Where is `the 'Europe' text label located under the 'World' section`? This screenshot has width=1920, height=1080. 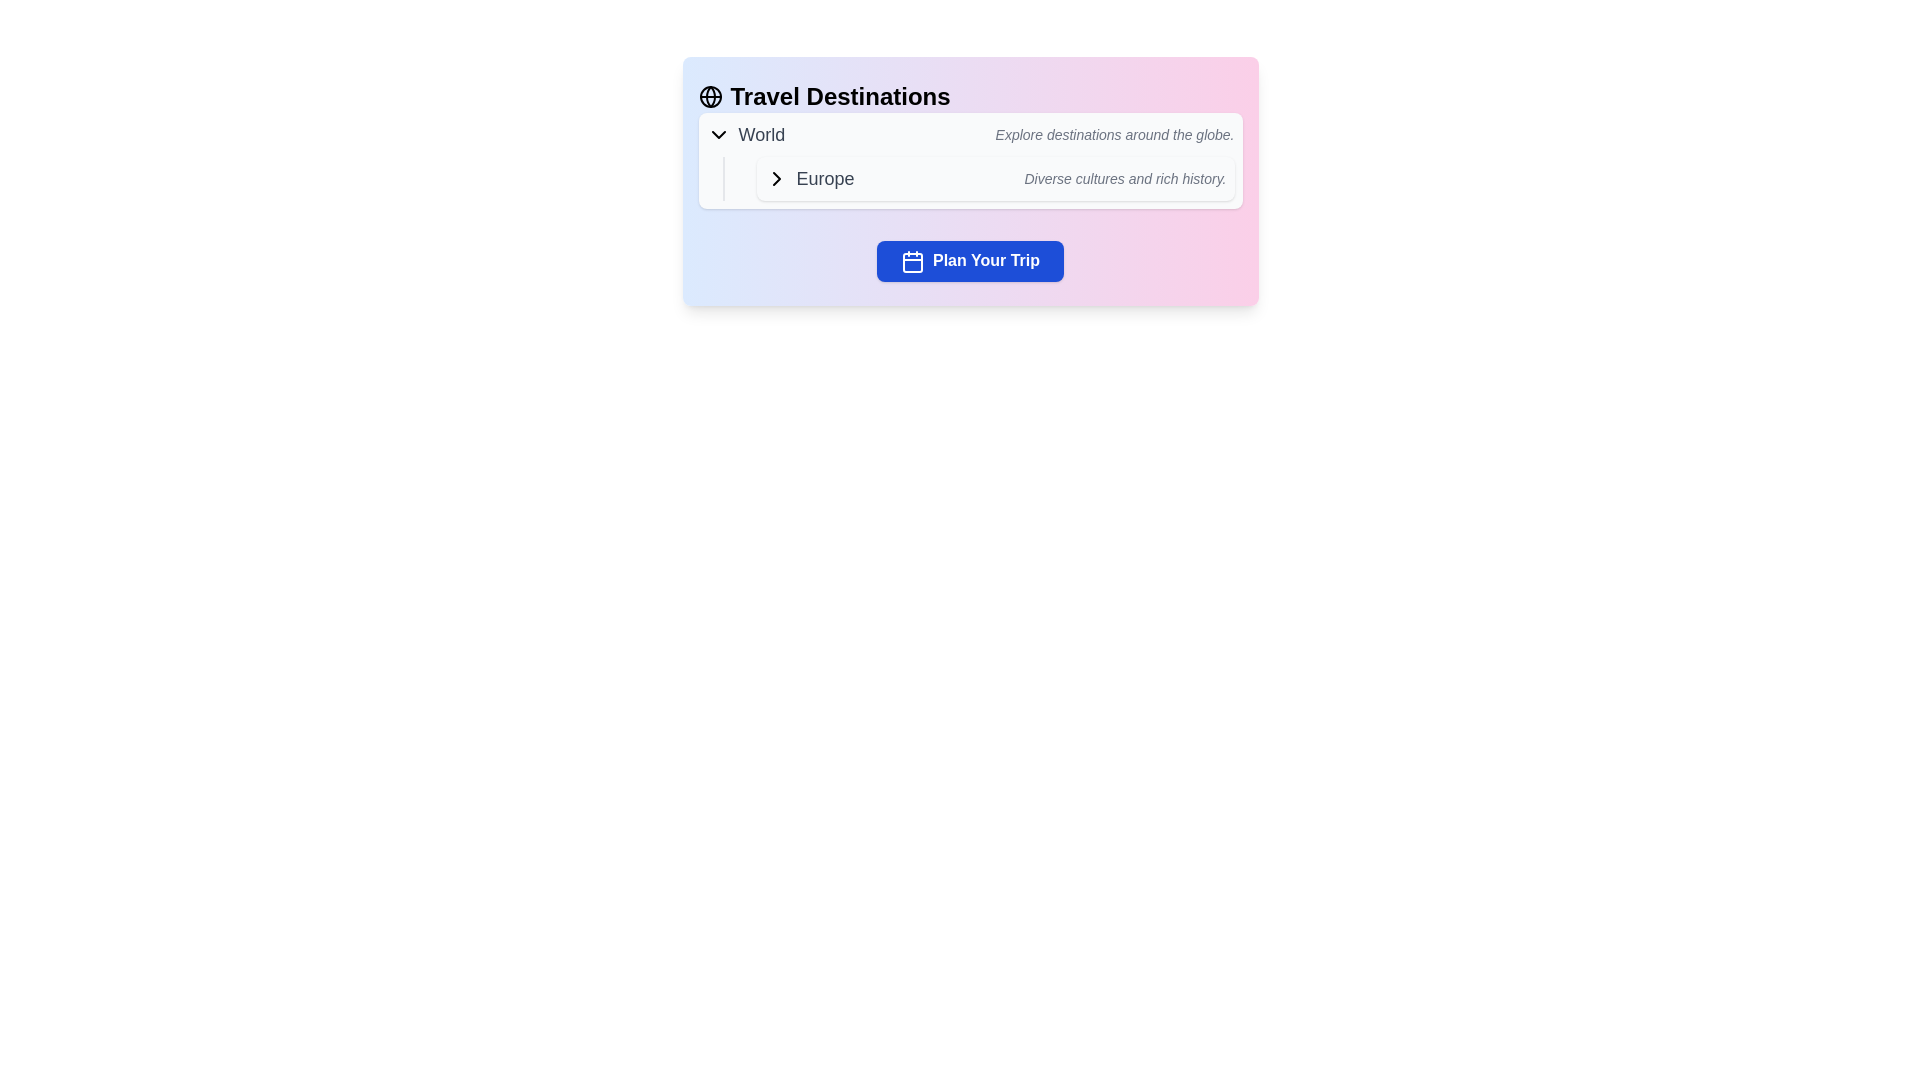
the 'Europe' text label located under the 'World' section is located at coordinates (825, 177).